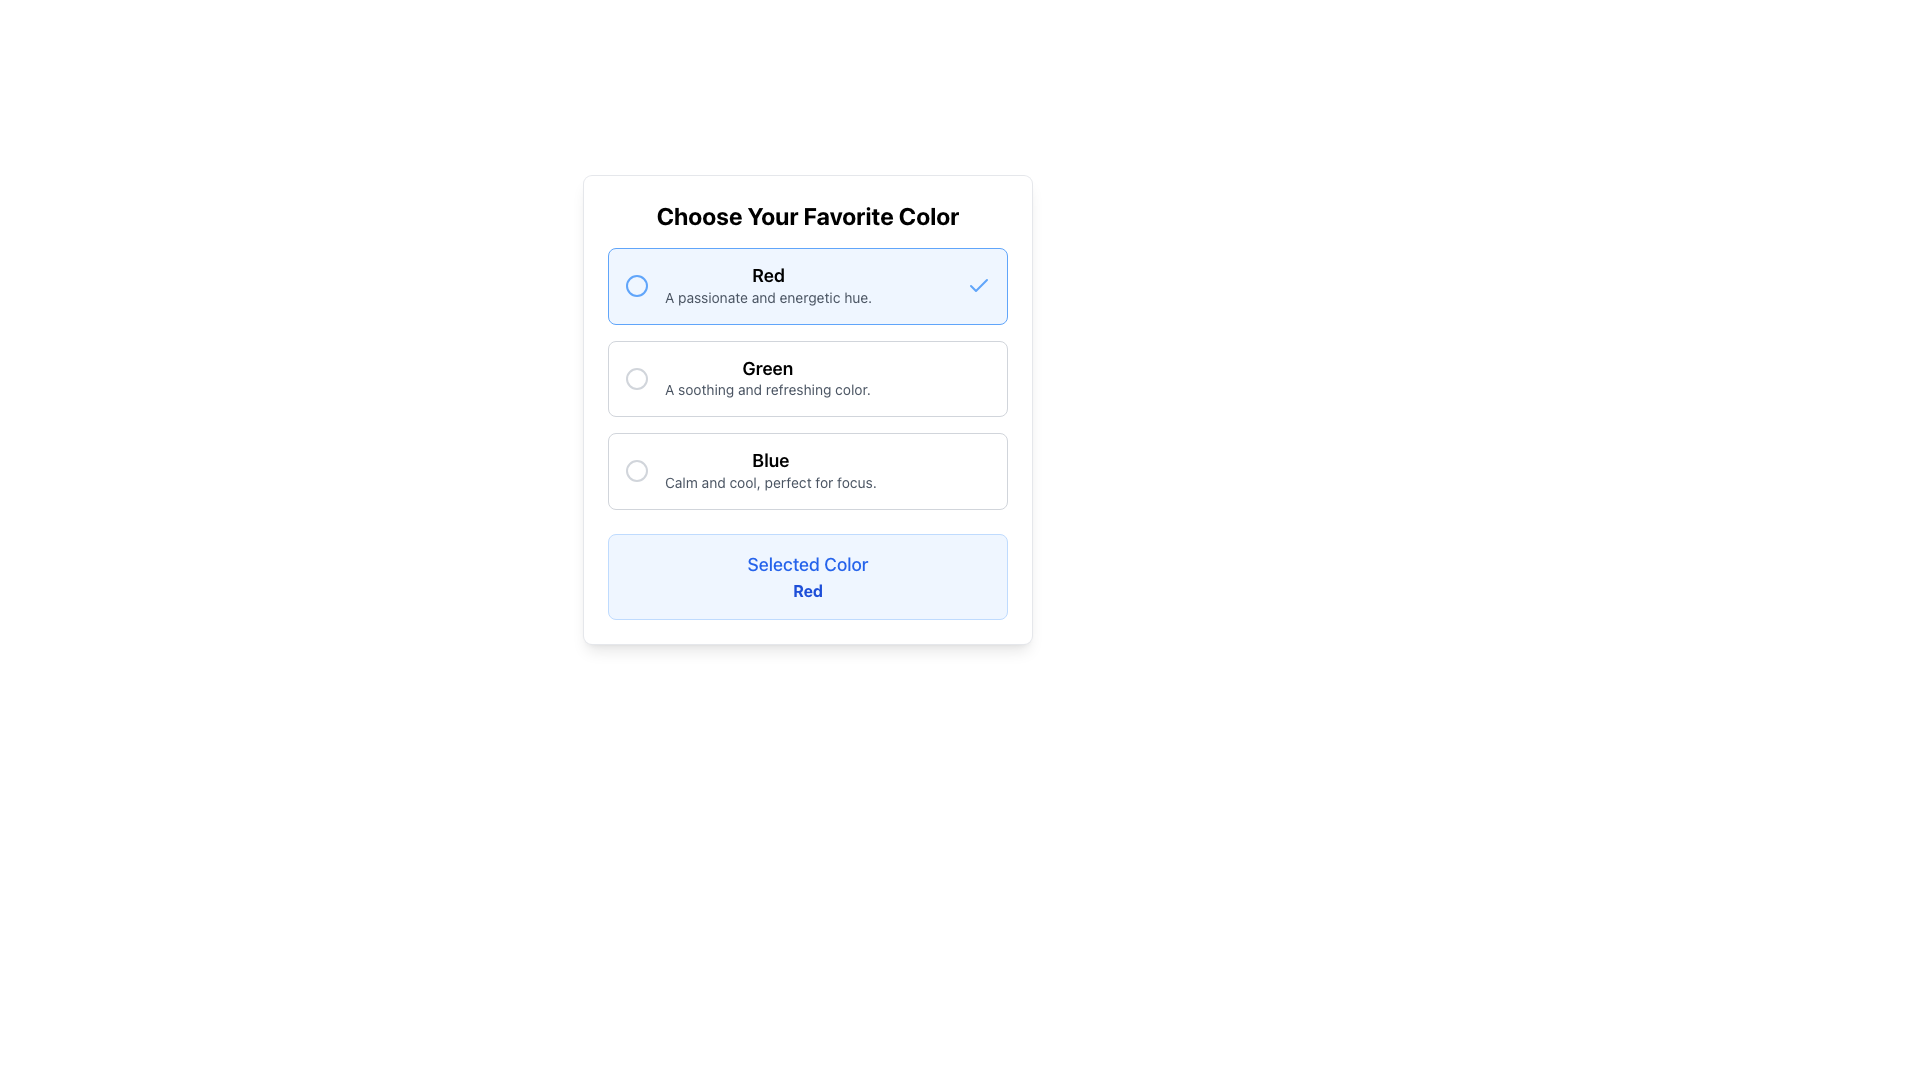 This screenshot has width=1920, height=1080. I want to click on the circular radio button for the 'Green' color option, so click(636, 378).